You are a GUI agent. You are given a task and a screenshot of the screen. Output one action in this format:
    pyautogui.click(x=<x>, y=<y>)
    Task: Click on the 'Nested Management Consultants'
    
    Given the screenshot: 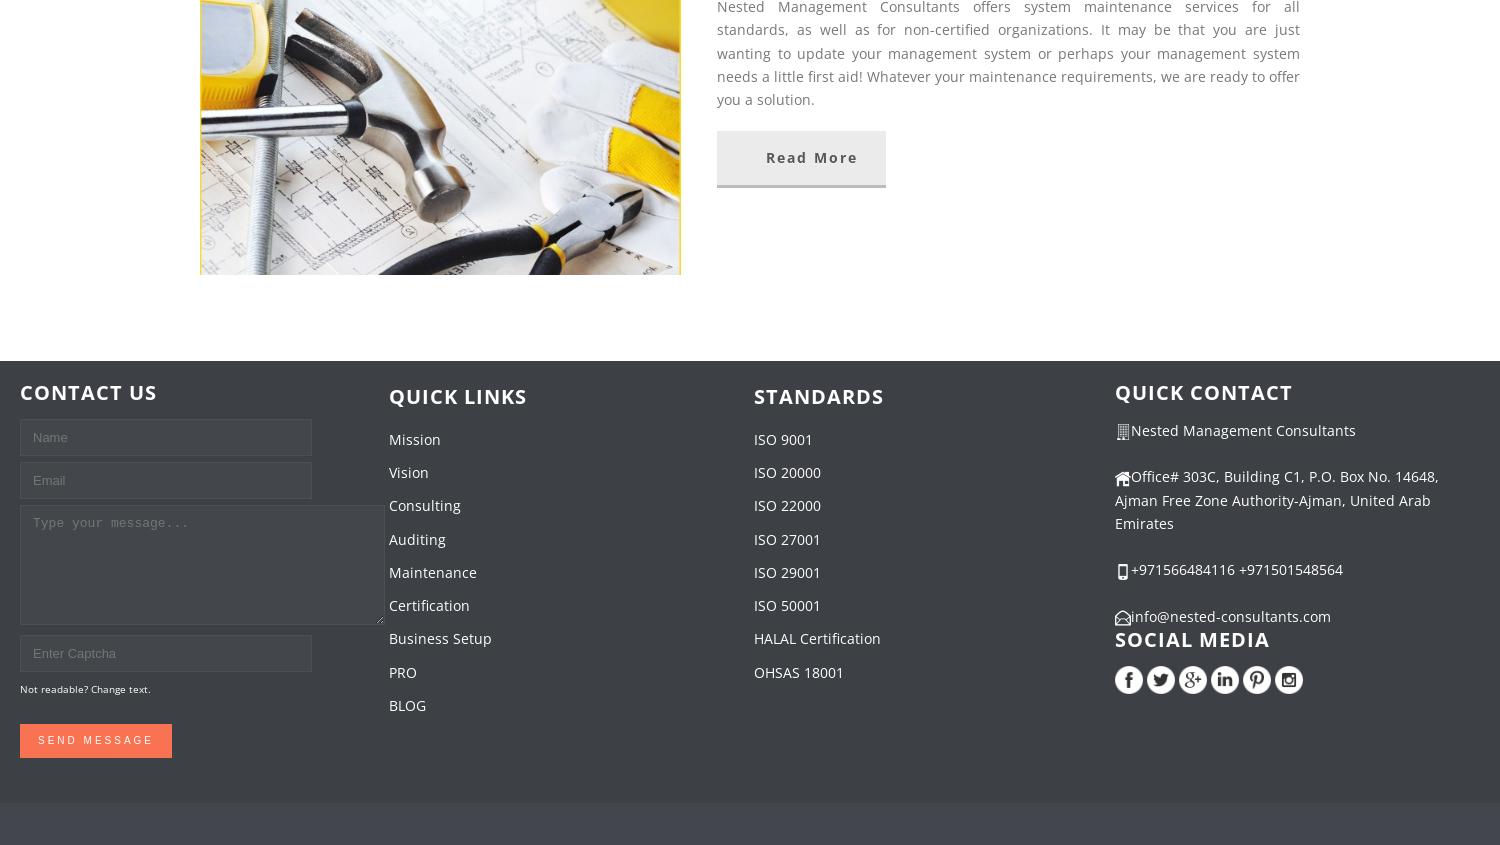 What is the action you would take?
    pyautogui.click(x=1242, y=429)
    